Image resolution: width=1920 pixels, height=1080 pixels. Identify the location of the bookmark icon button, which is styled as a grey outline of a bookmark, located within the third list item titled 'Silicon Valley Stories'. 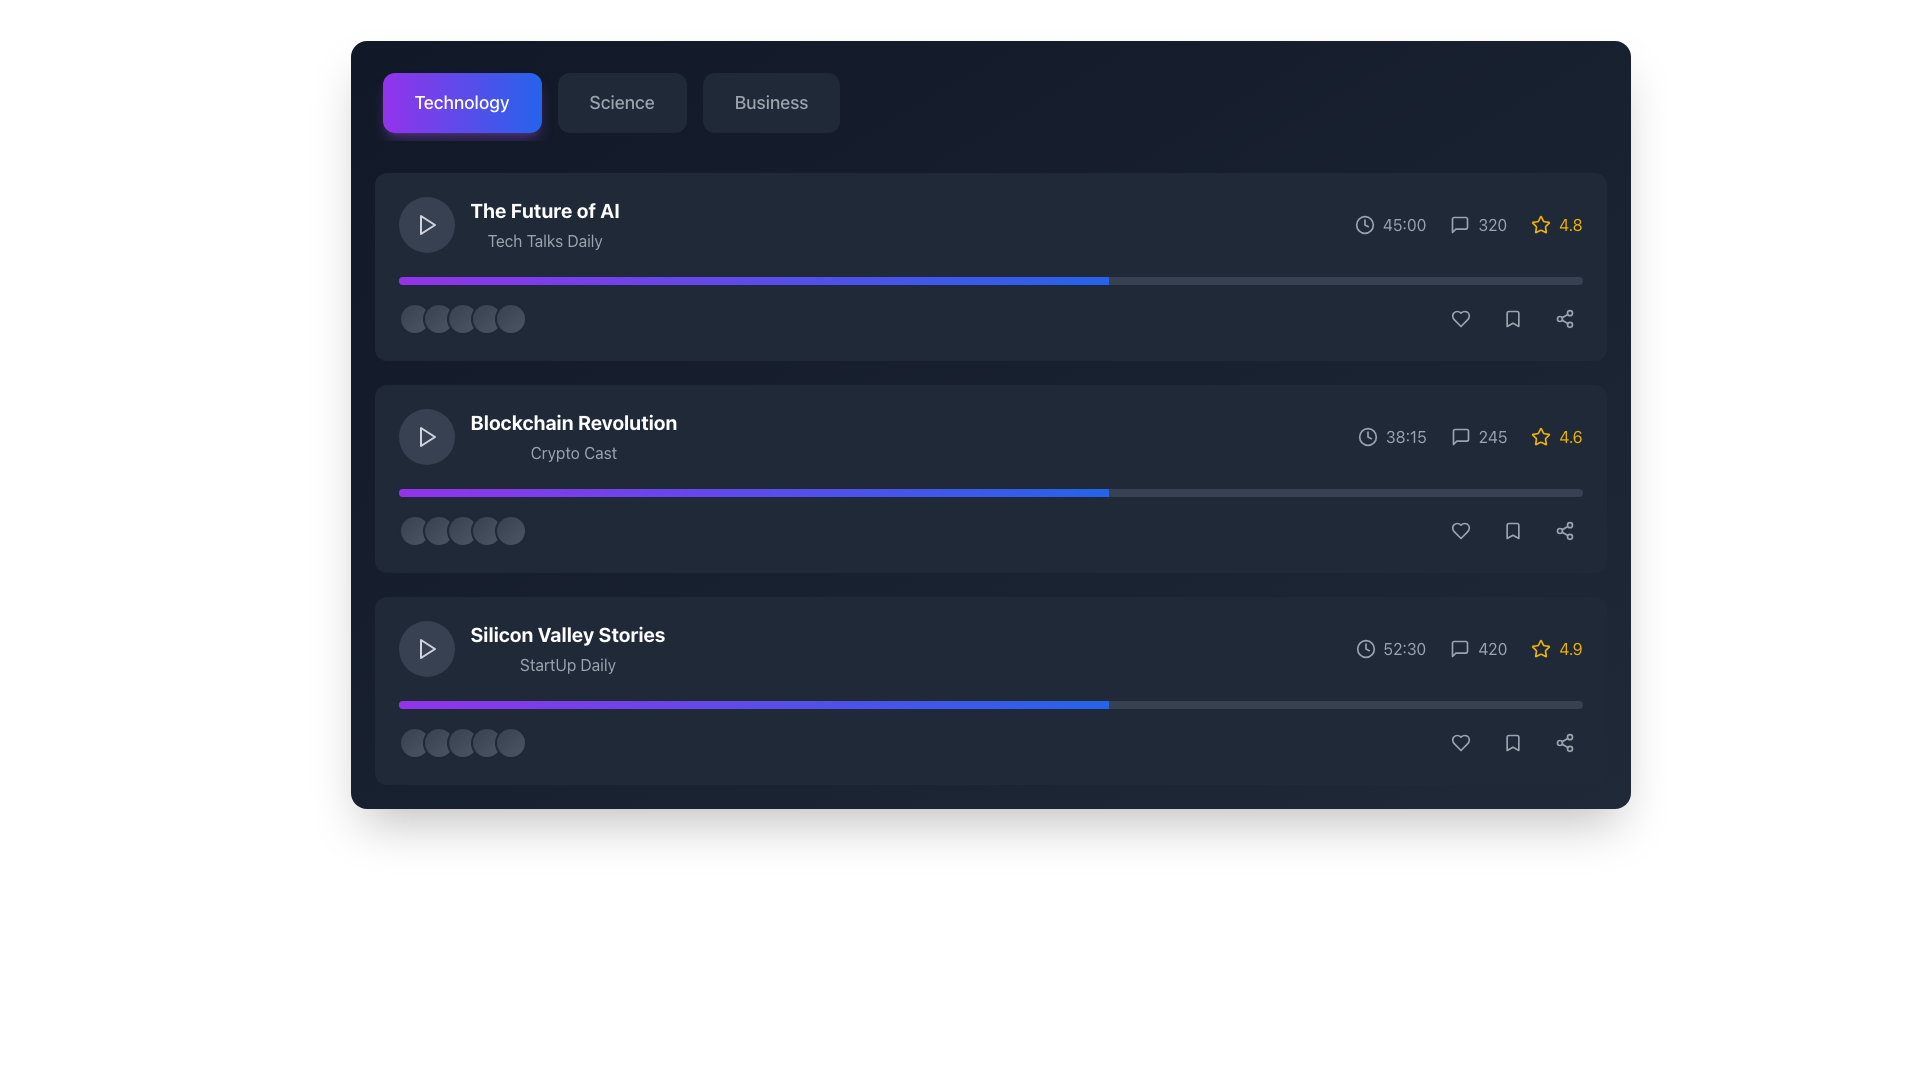
(1512, 743).